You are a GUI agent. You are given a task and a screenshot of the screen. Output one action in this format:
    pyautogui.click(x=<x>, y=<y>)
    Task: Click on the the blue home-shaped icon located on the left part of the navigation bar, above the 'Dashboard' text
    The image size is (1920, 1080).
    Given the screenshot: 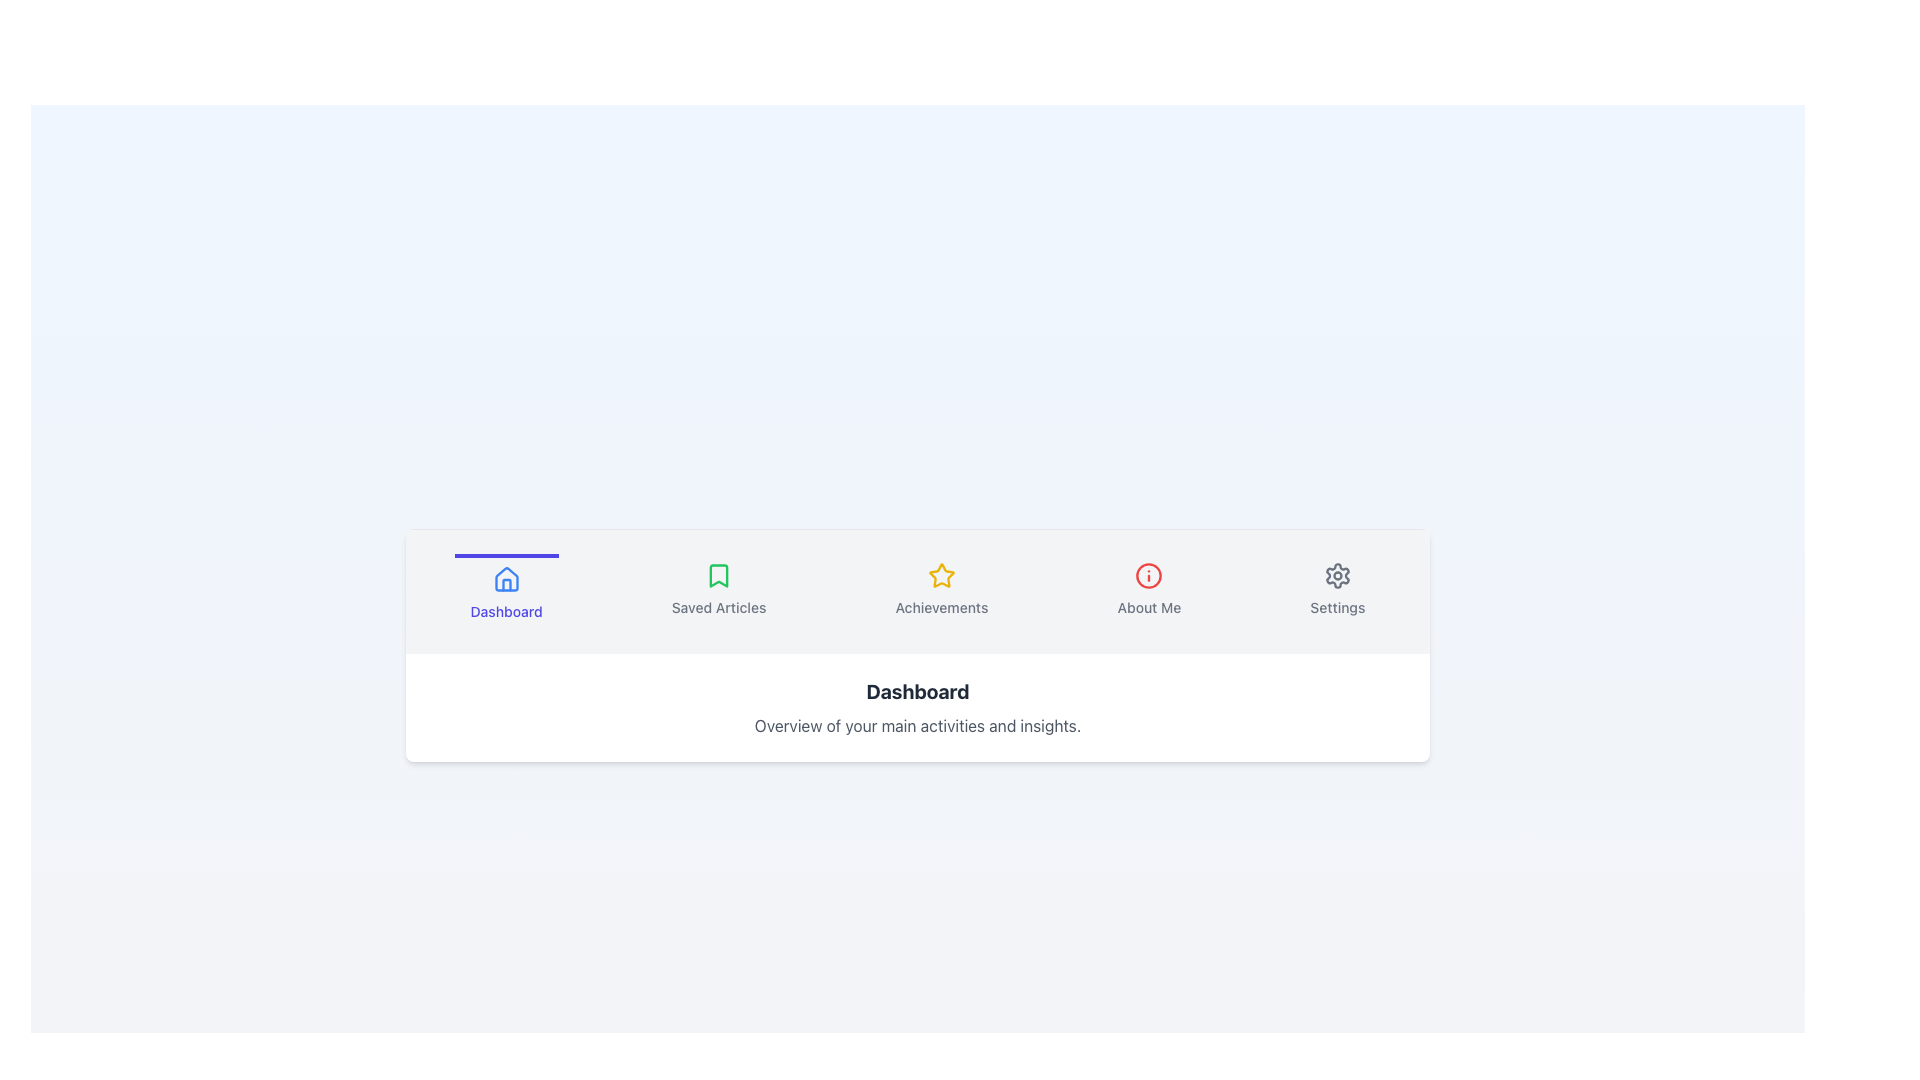 What is the action you would take?
    pyautogui.click(x=506, y=579)
    